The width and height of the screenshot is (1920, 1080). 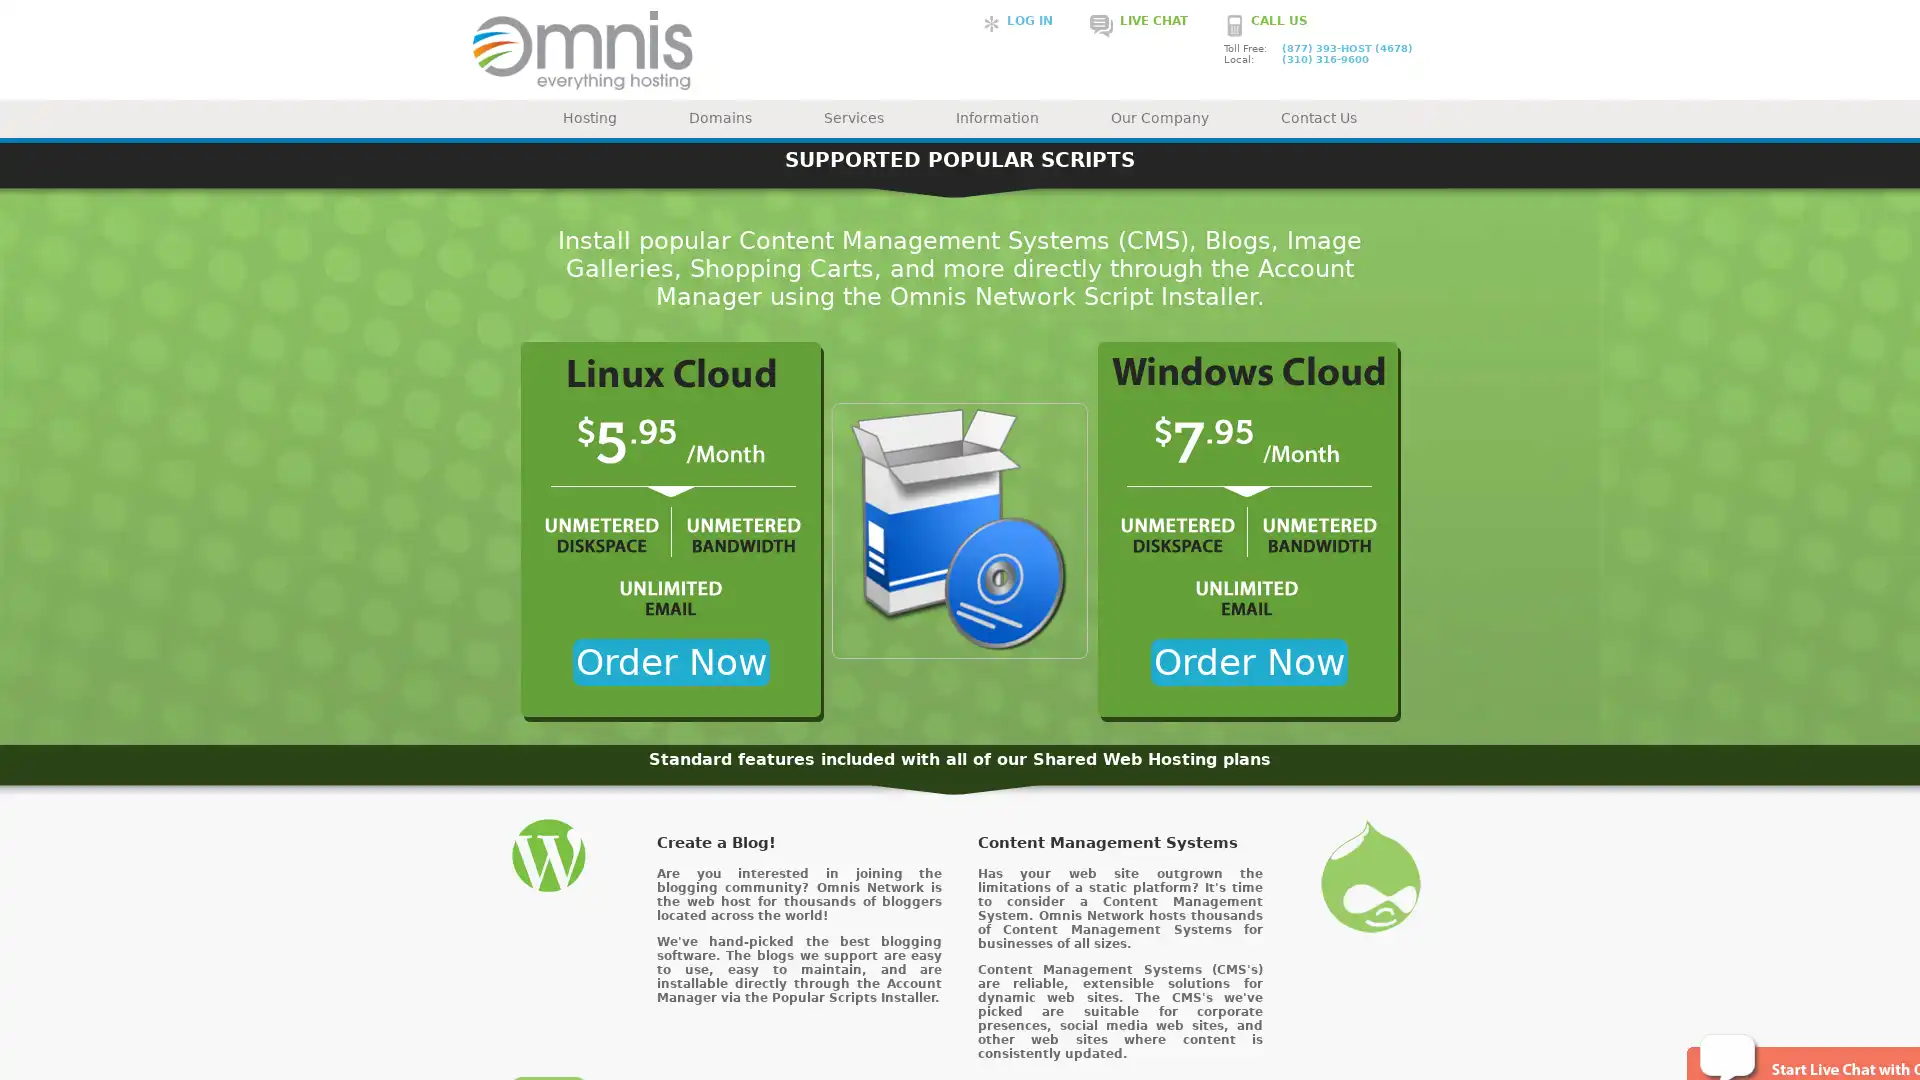 What do you see at coordinates (670, 662) in the screenshot?
I see `Order Now` at bounding box center [670, 662].